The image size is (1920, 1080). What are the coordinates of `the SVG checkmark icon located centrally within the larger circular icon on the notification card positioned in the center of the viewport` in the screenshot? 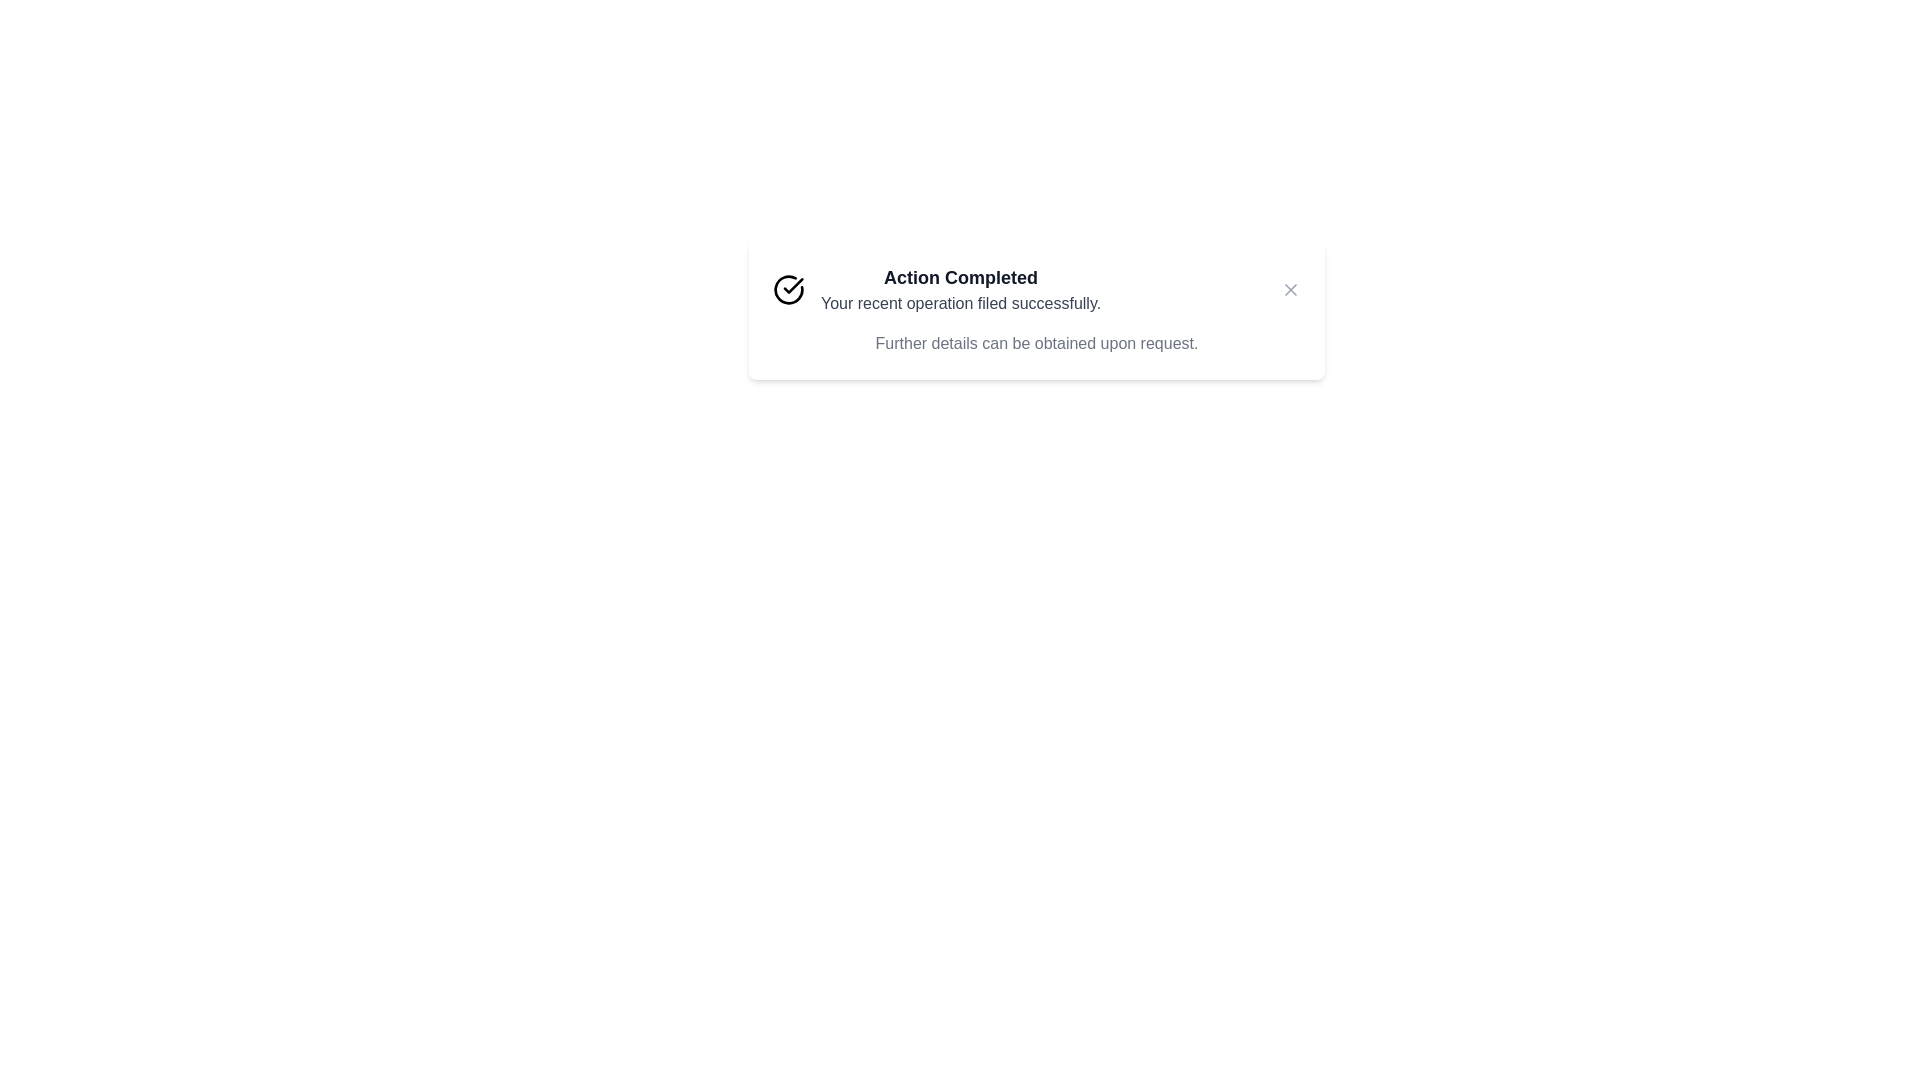 It's located at (792, 285).